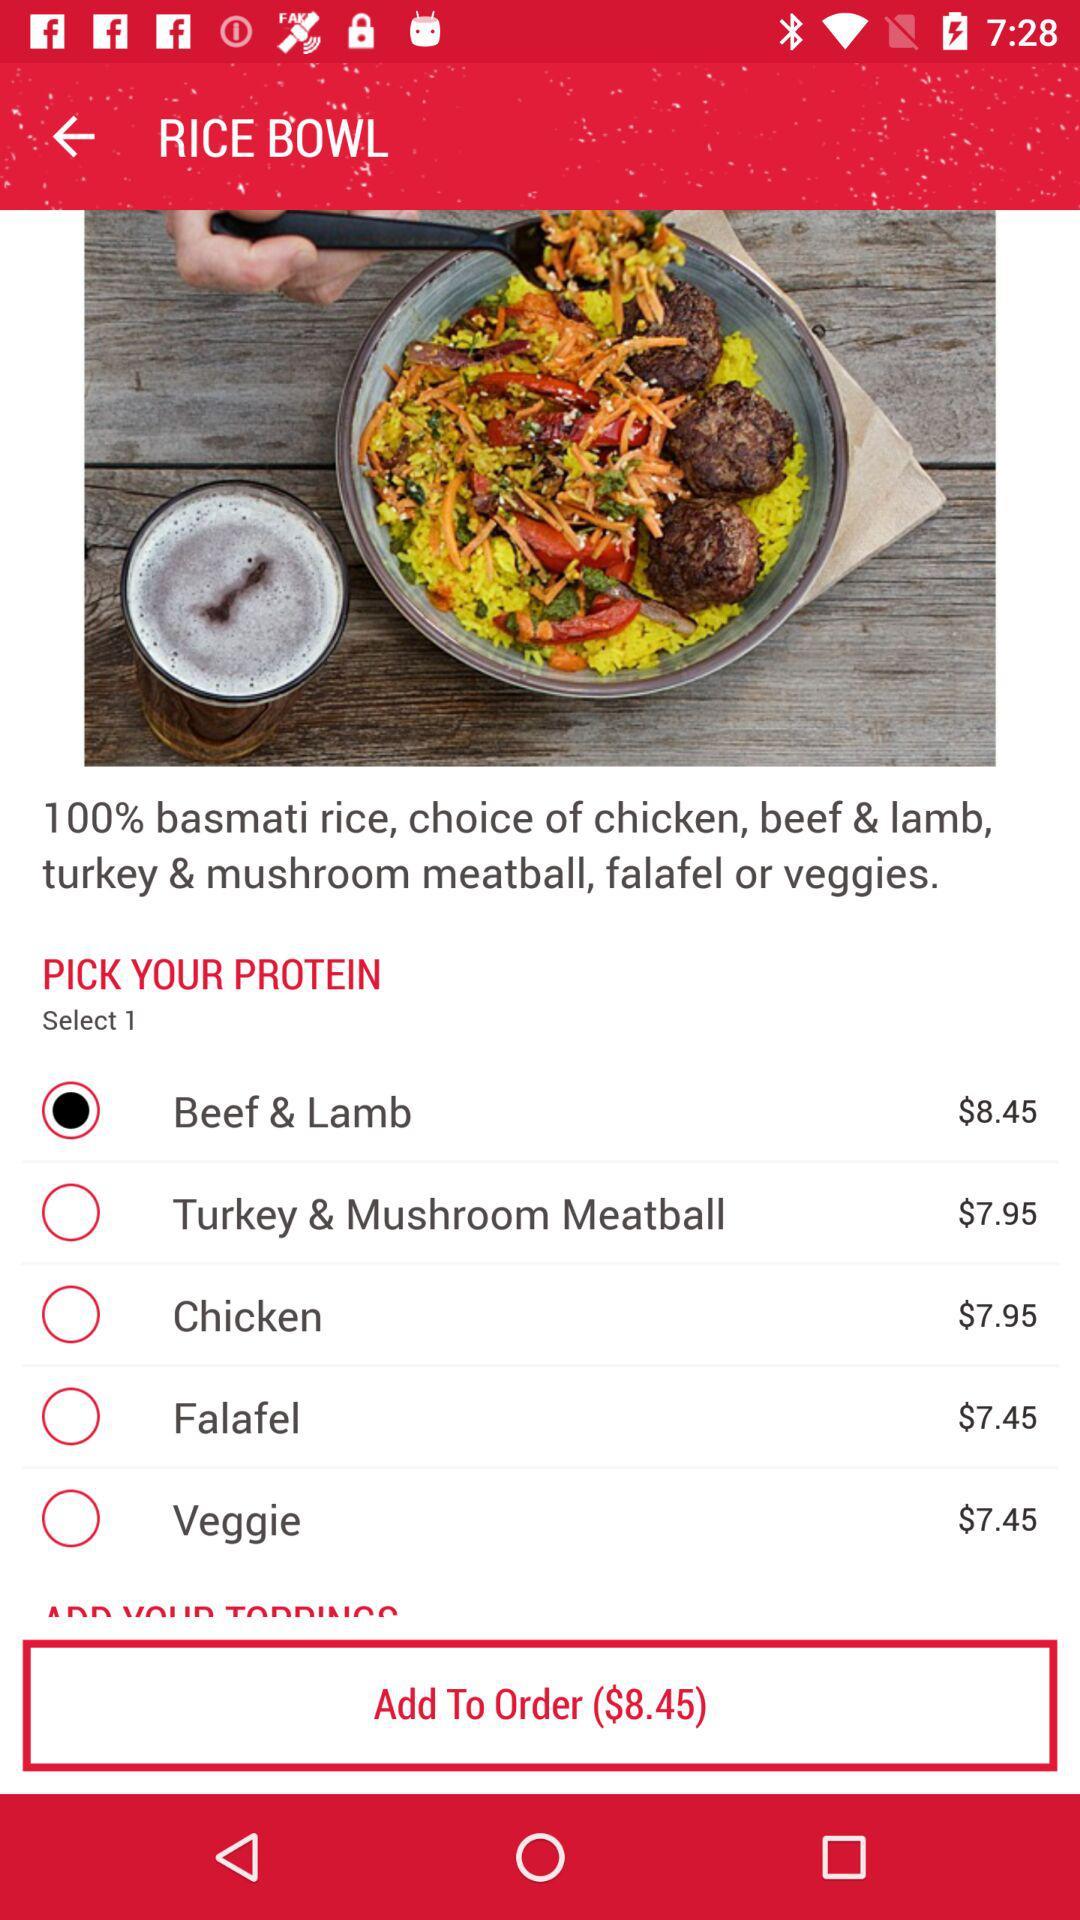 The image size is (1080, 1920). I want to click on icon to the left of $7.45 item, so click(554, 1518).